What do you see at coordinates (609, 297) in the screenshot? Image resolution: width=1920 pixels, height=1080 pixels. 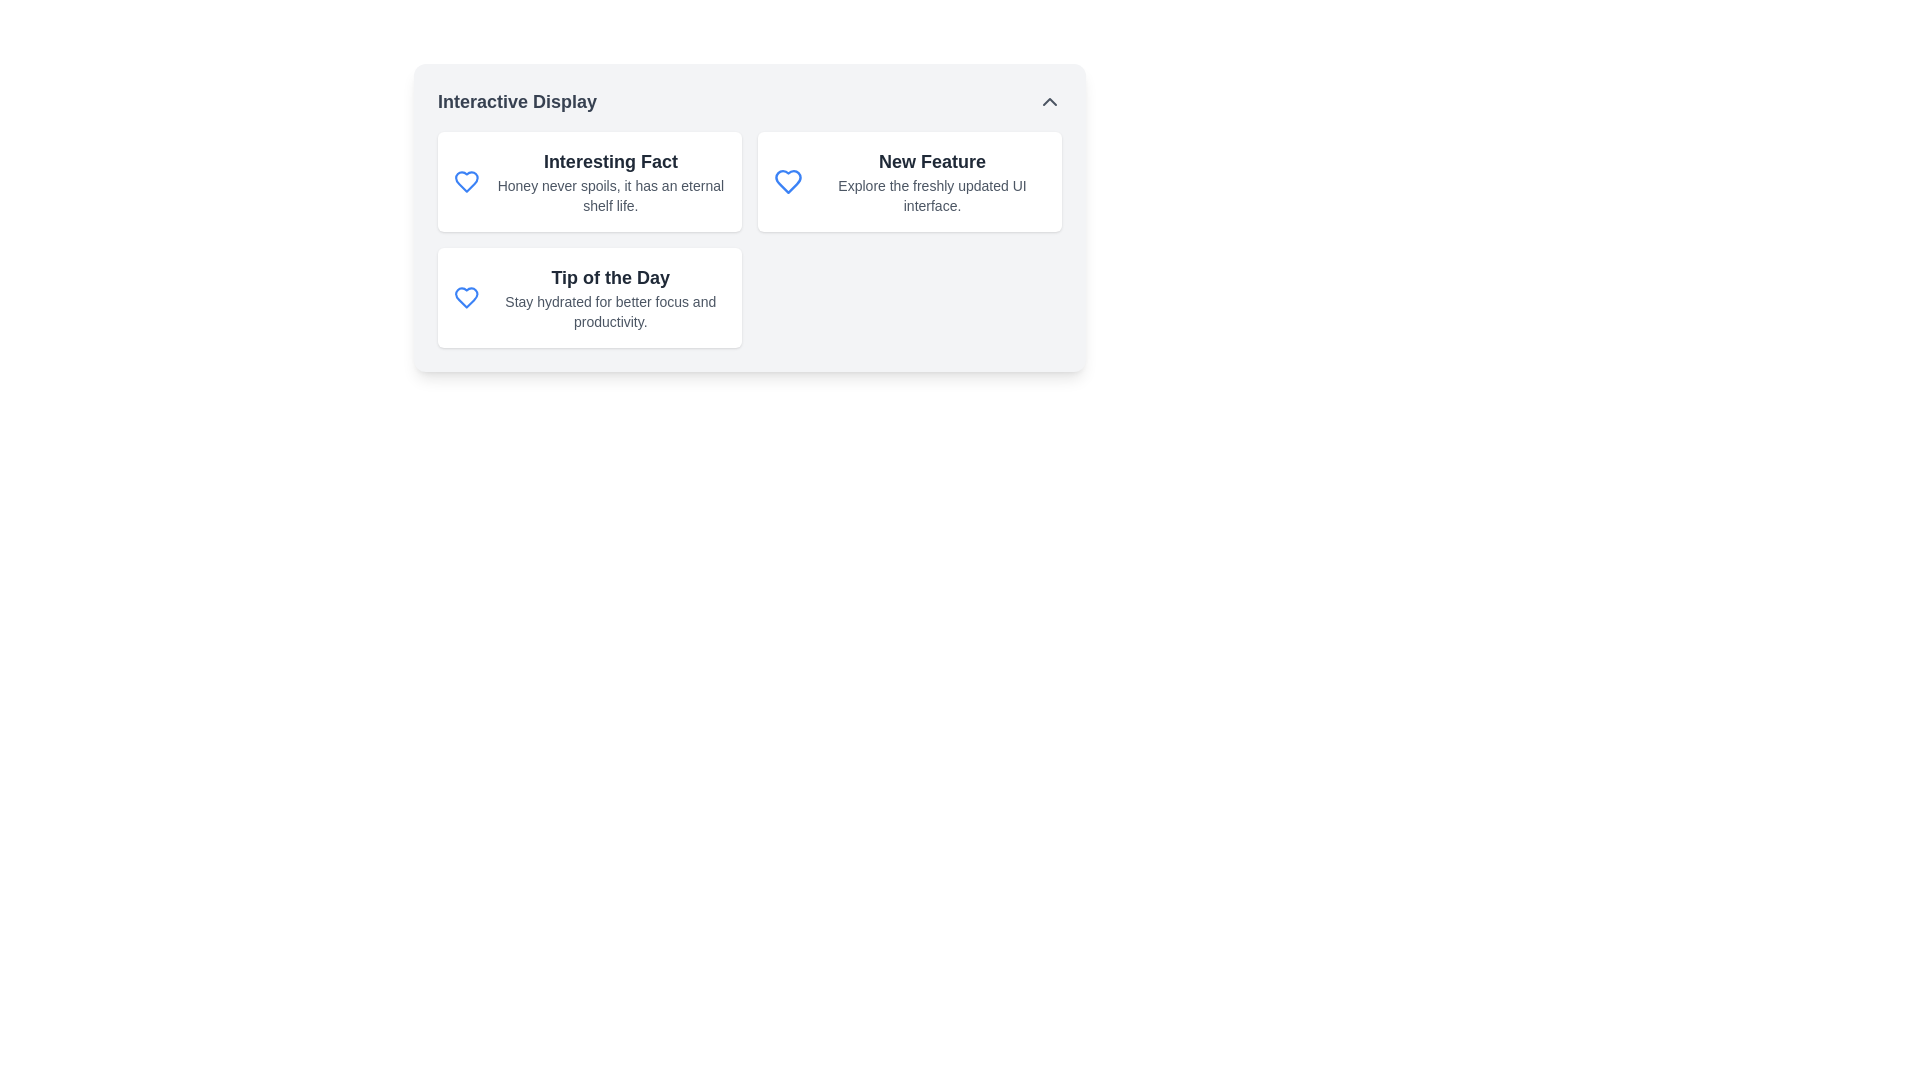 I see `the text display component titled 'Tip of the Day', which includes the description 'Stay hydrated for better focus and productivity.'` at bounding box center [609, 297].